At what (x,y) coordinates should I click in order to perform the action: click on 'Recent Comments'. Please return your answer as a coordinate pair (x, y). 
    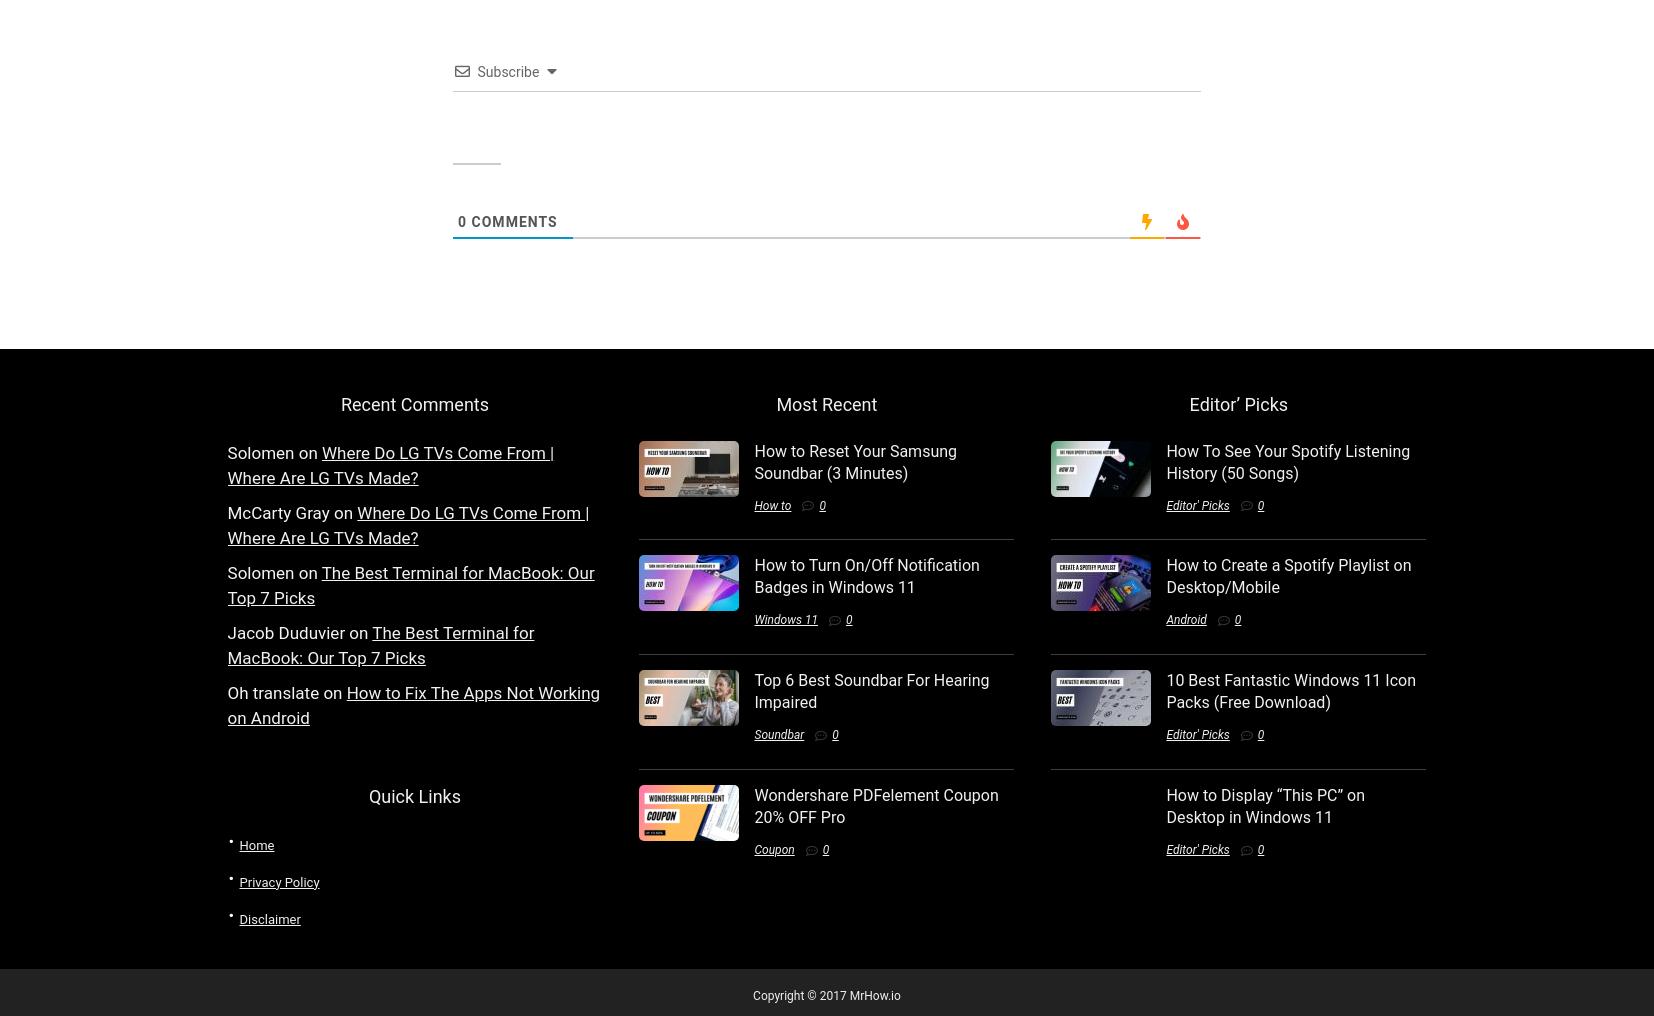
    Looking at the image, I should click on (413, 402).